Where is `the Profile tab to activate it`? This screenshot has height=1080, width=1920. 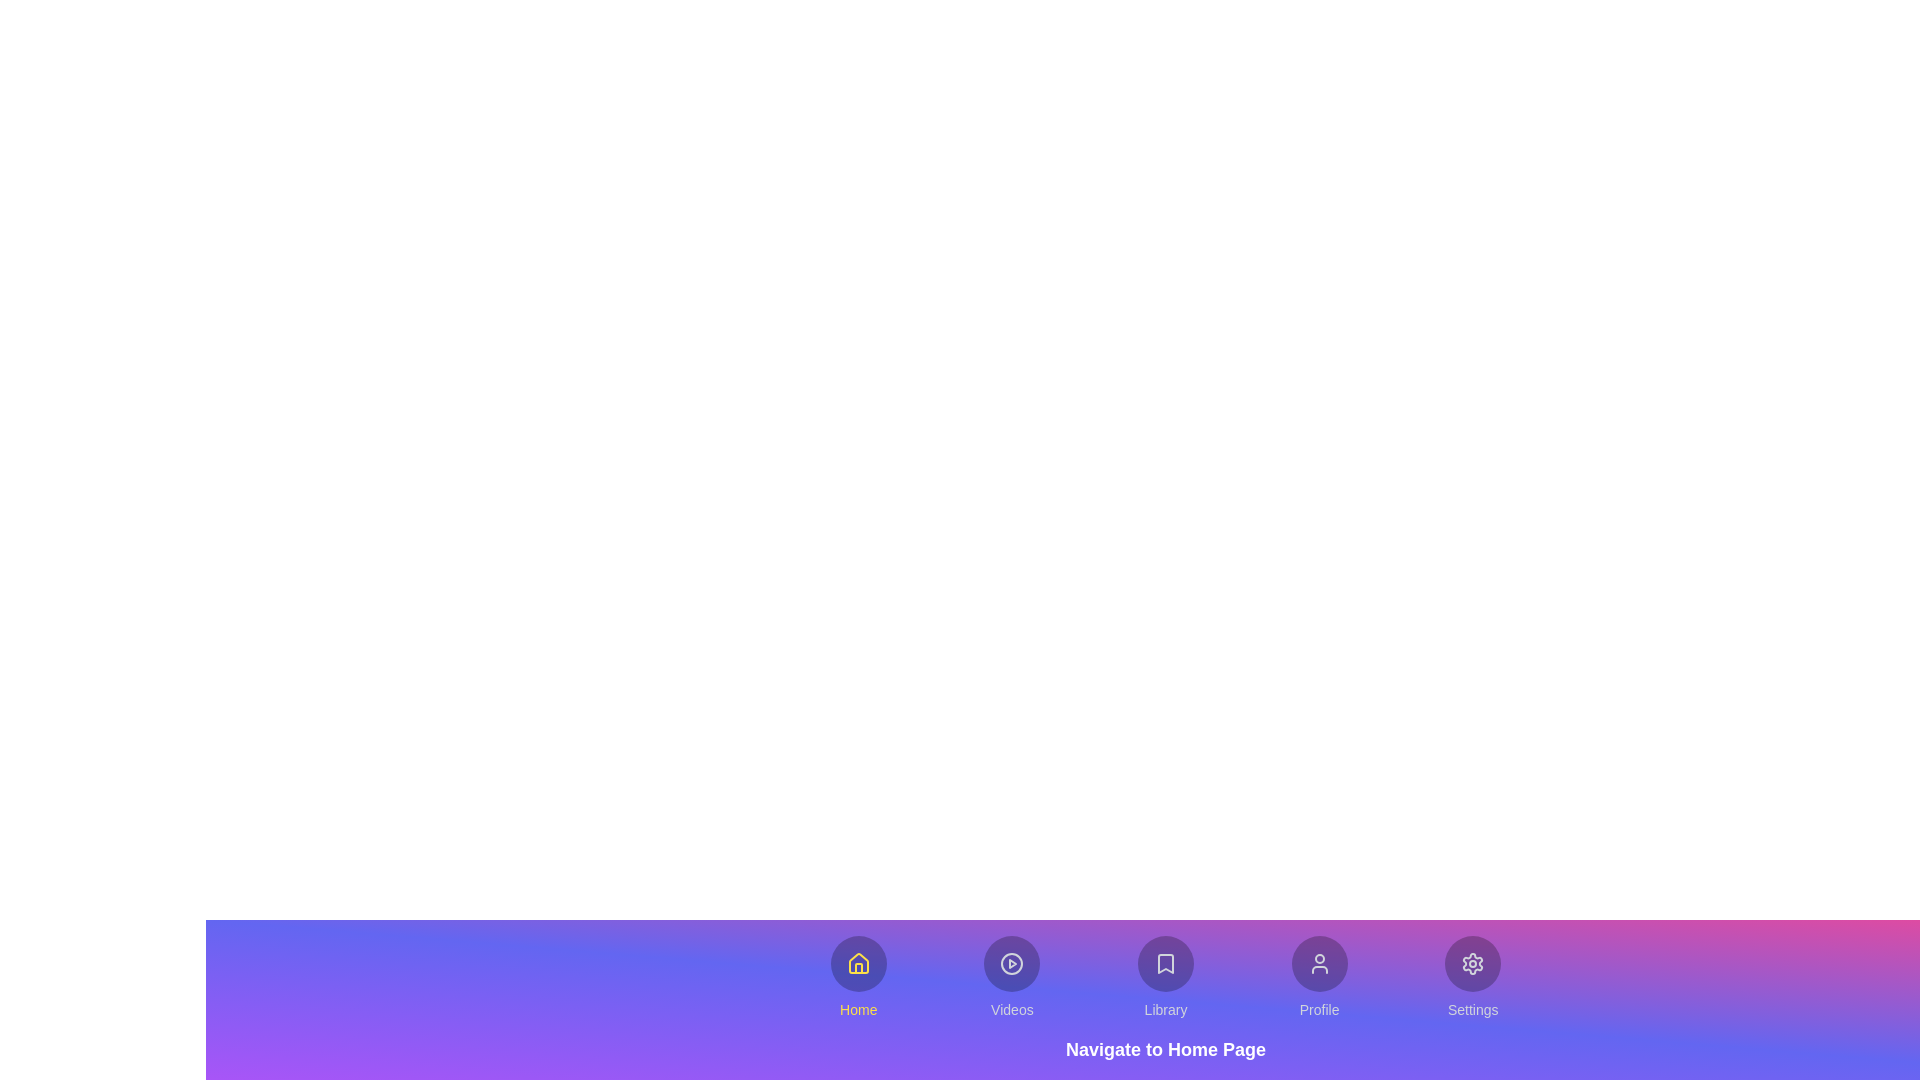
the Profile tab to activate it is located at coordinates (1319, 977).